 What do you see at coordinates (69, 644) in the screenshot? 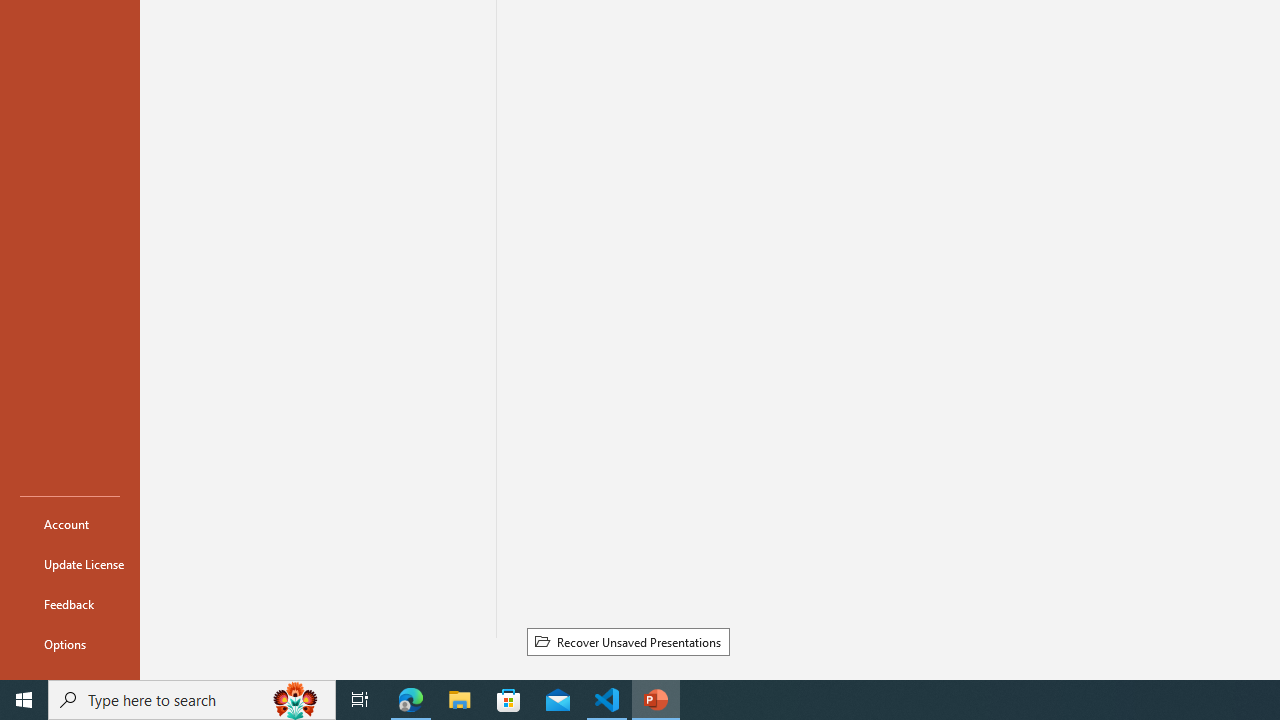
I see `'Options'` at bounding box center [69, 644].